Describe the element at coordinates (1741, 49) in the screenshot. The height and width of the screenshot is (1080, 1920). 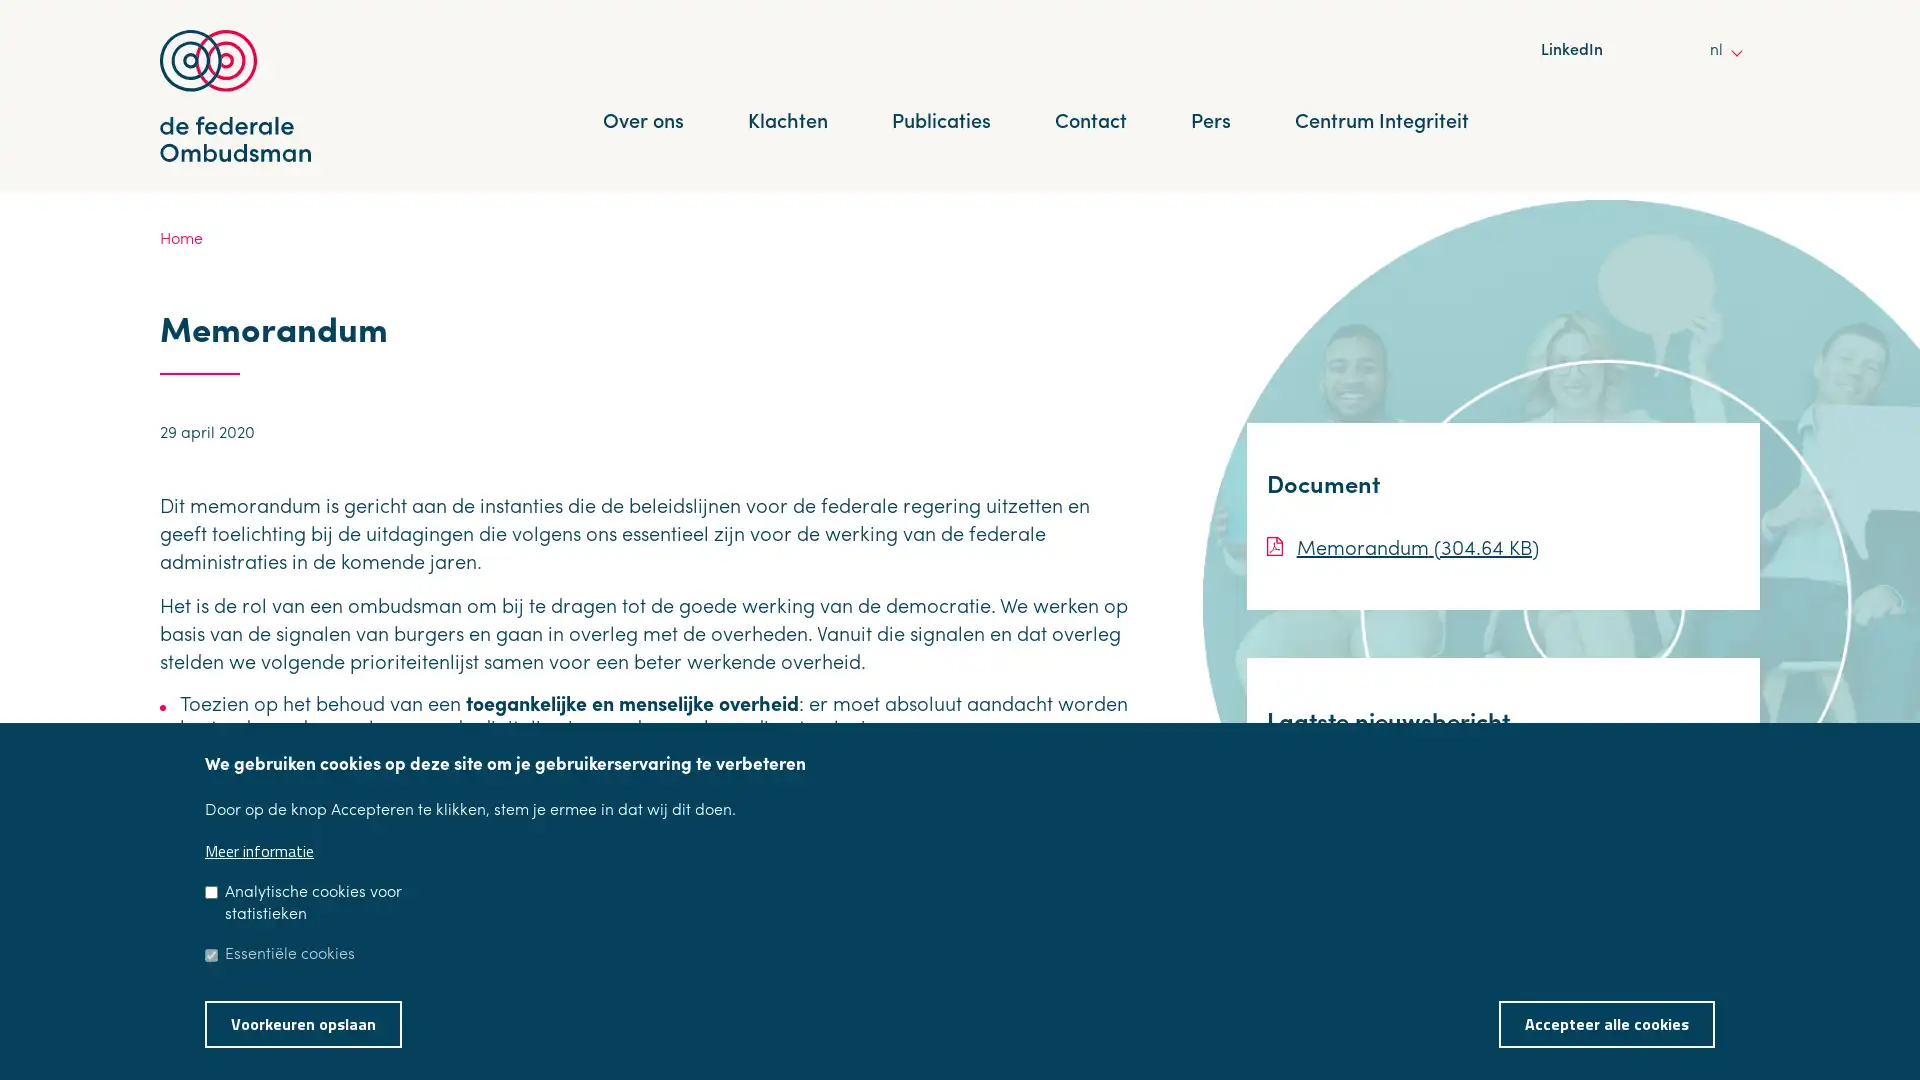
I see `other languages` at that location.